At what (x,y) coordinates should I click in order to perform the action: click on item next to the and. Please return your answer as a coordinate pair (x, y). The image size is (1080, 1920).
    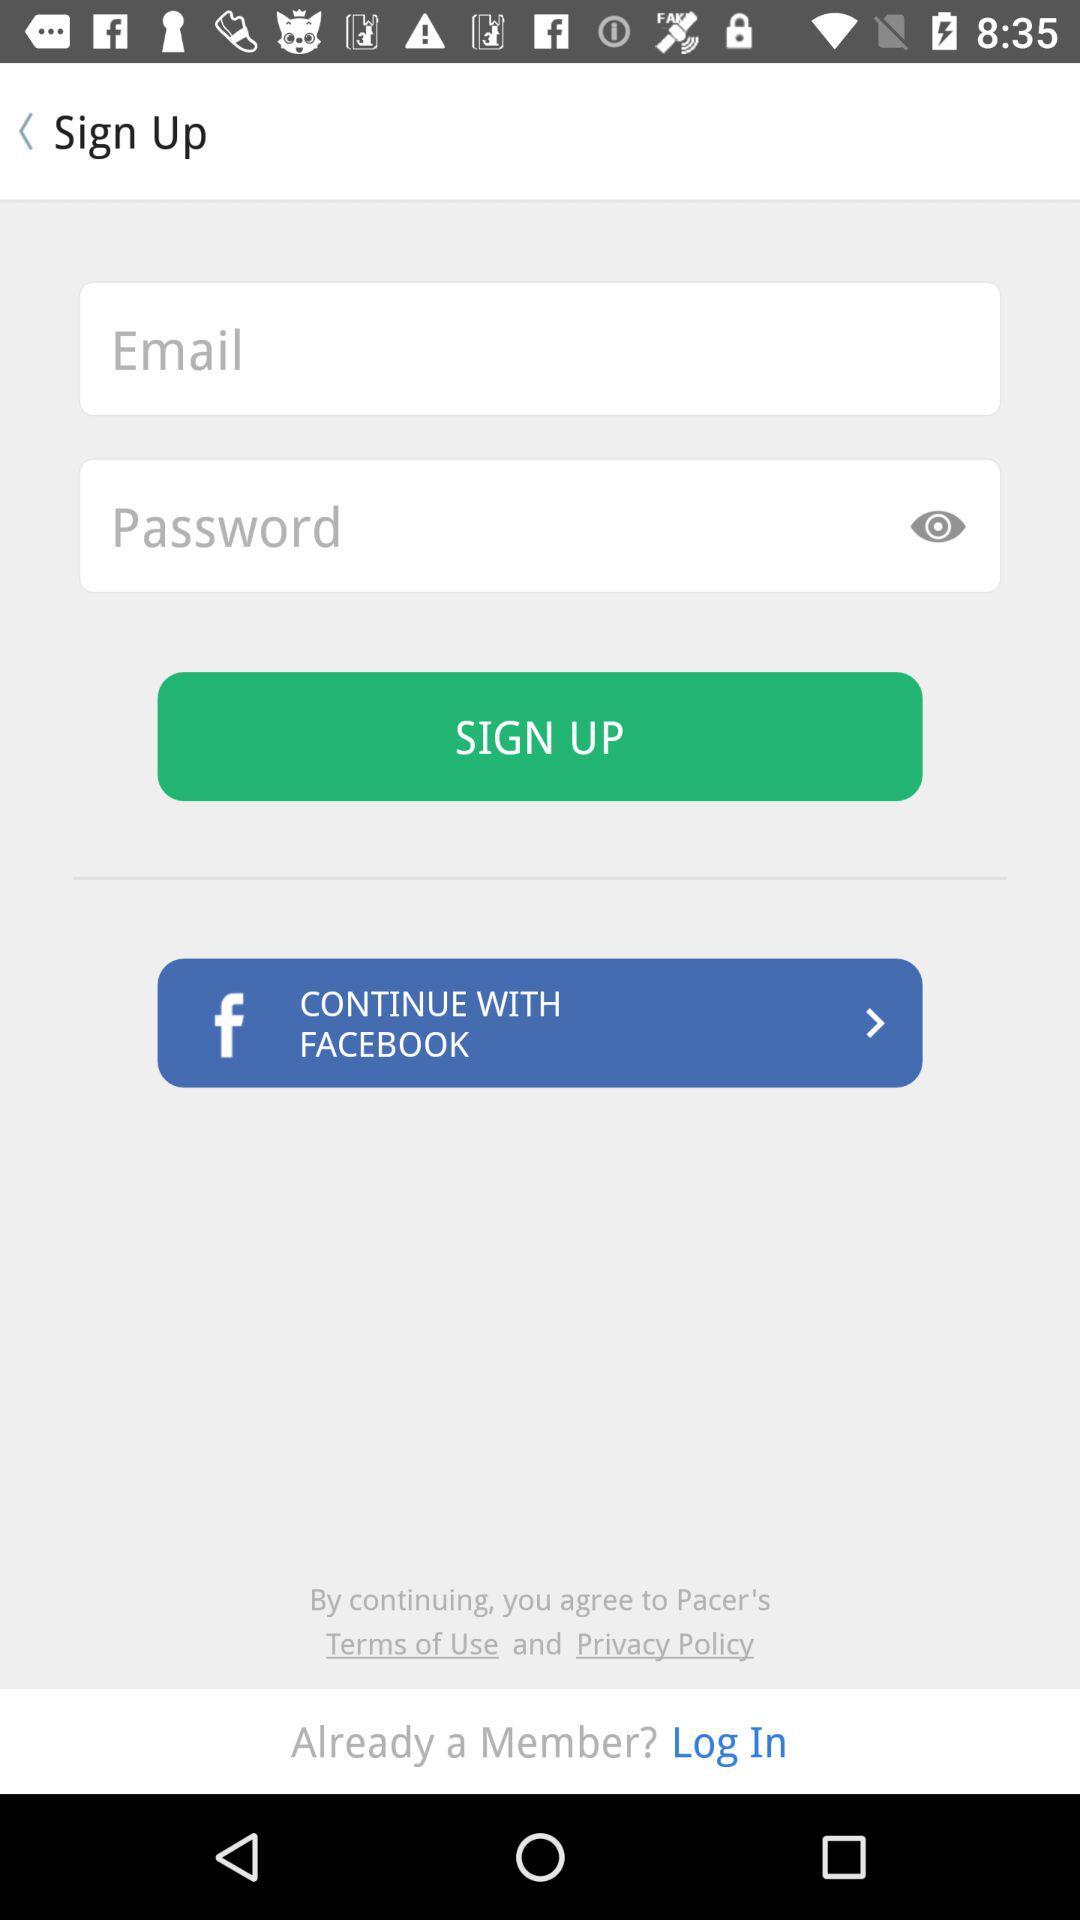
    Looking at the image, I should click on (418, 1643).